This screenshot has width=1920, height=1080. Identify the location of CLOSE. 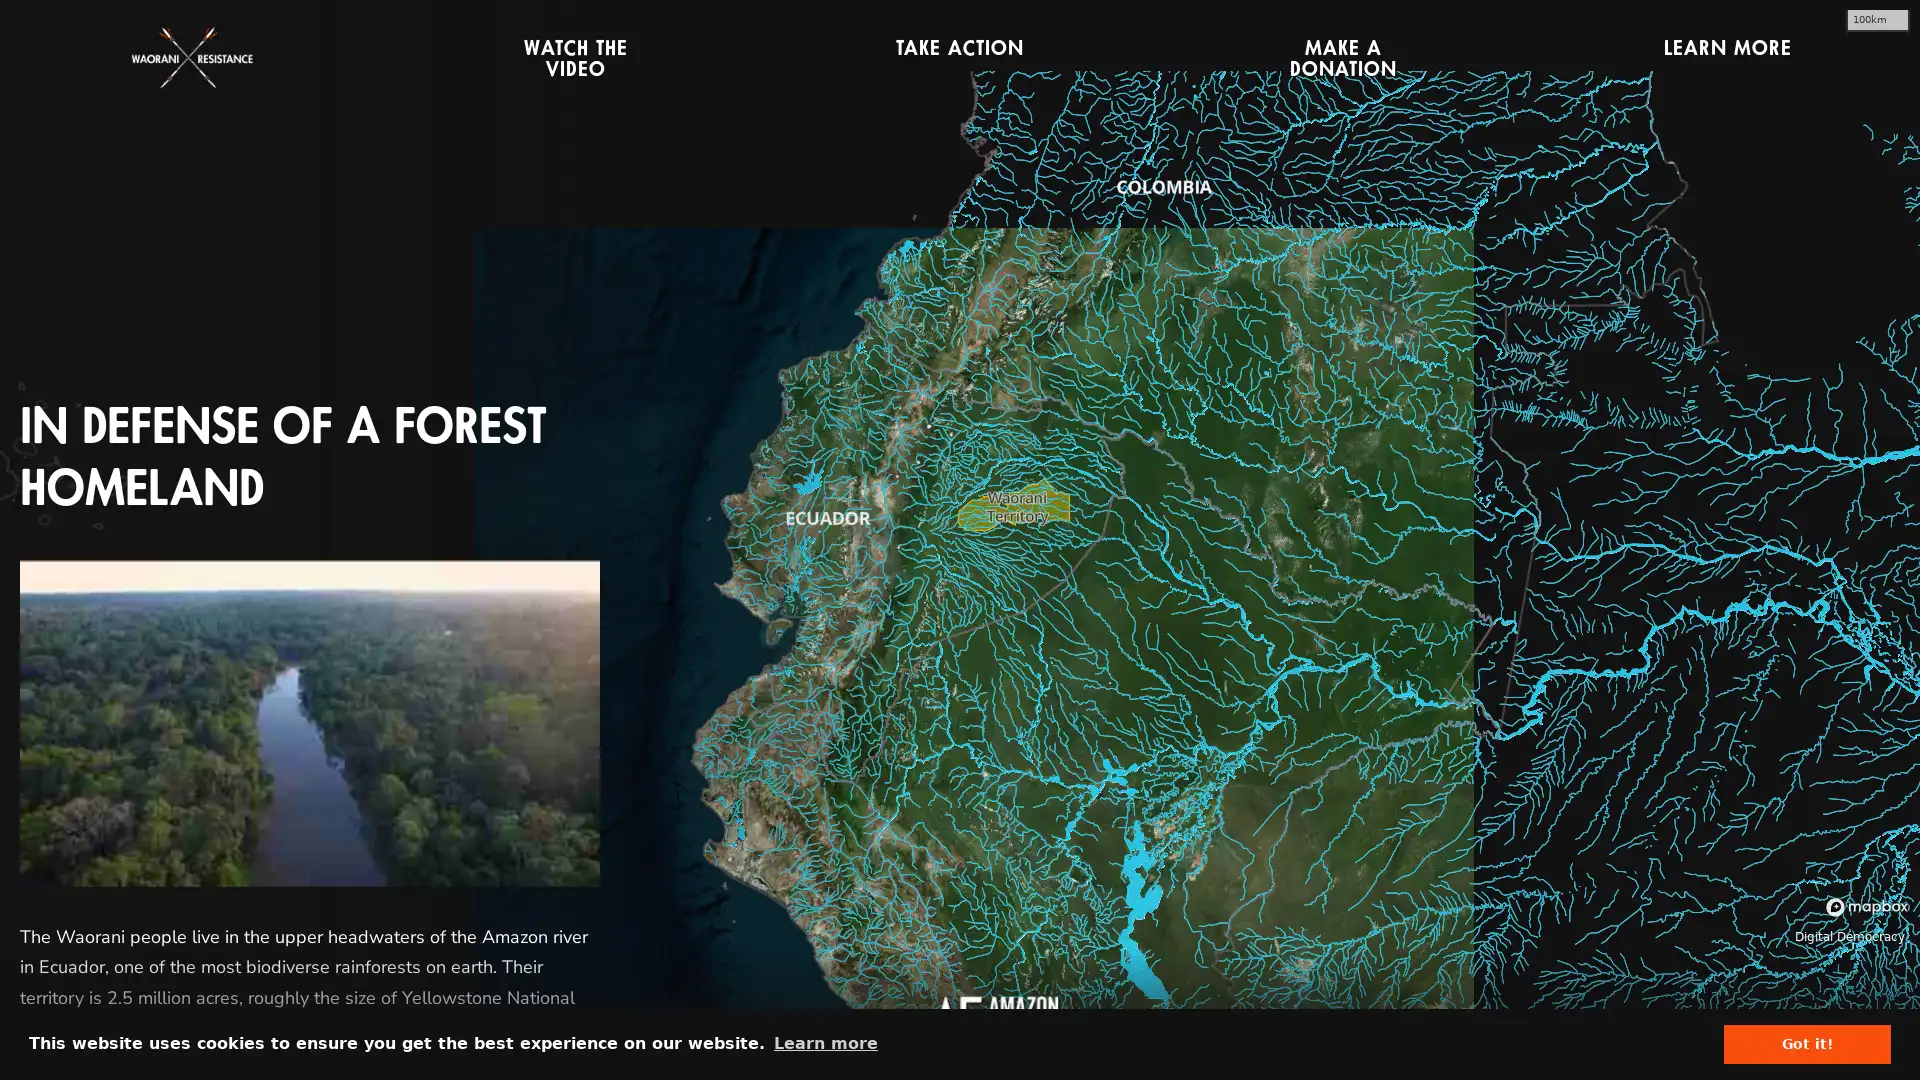
(1587, 128).